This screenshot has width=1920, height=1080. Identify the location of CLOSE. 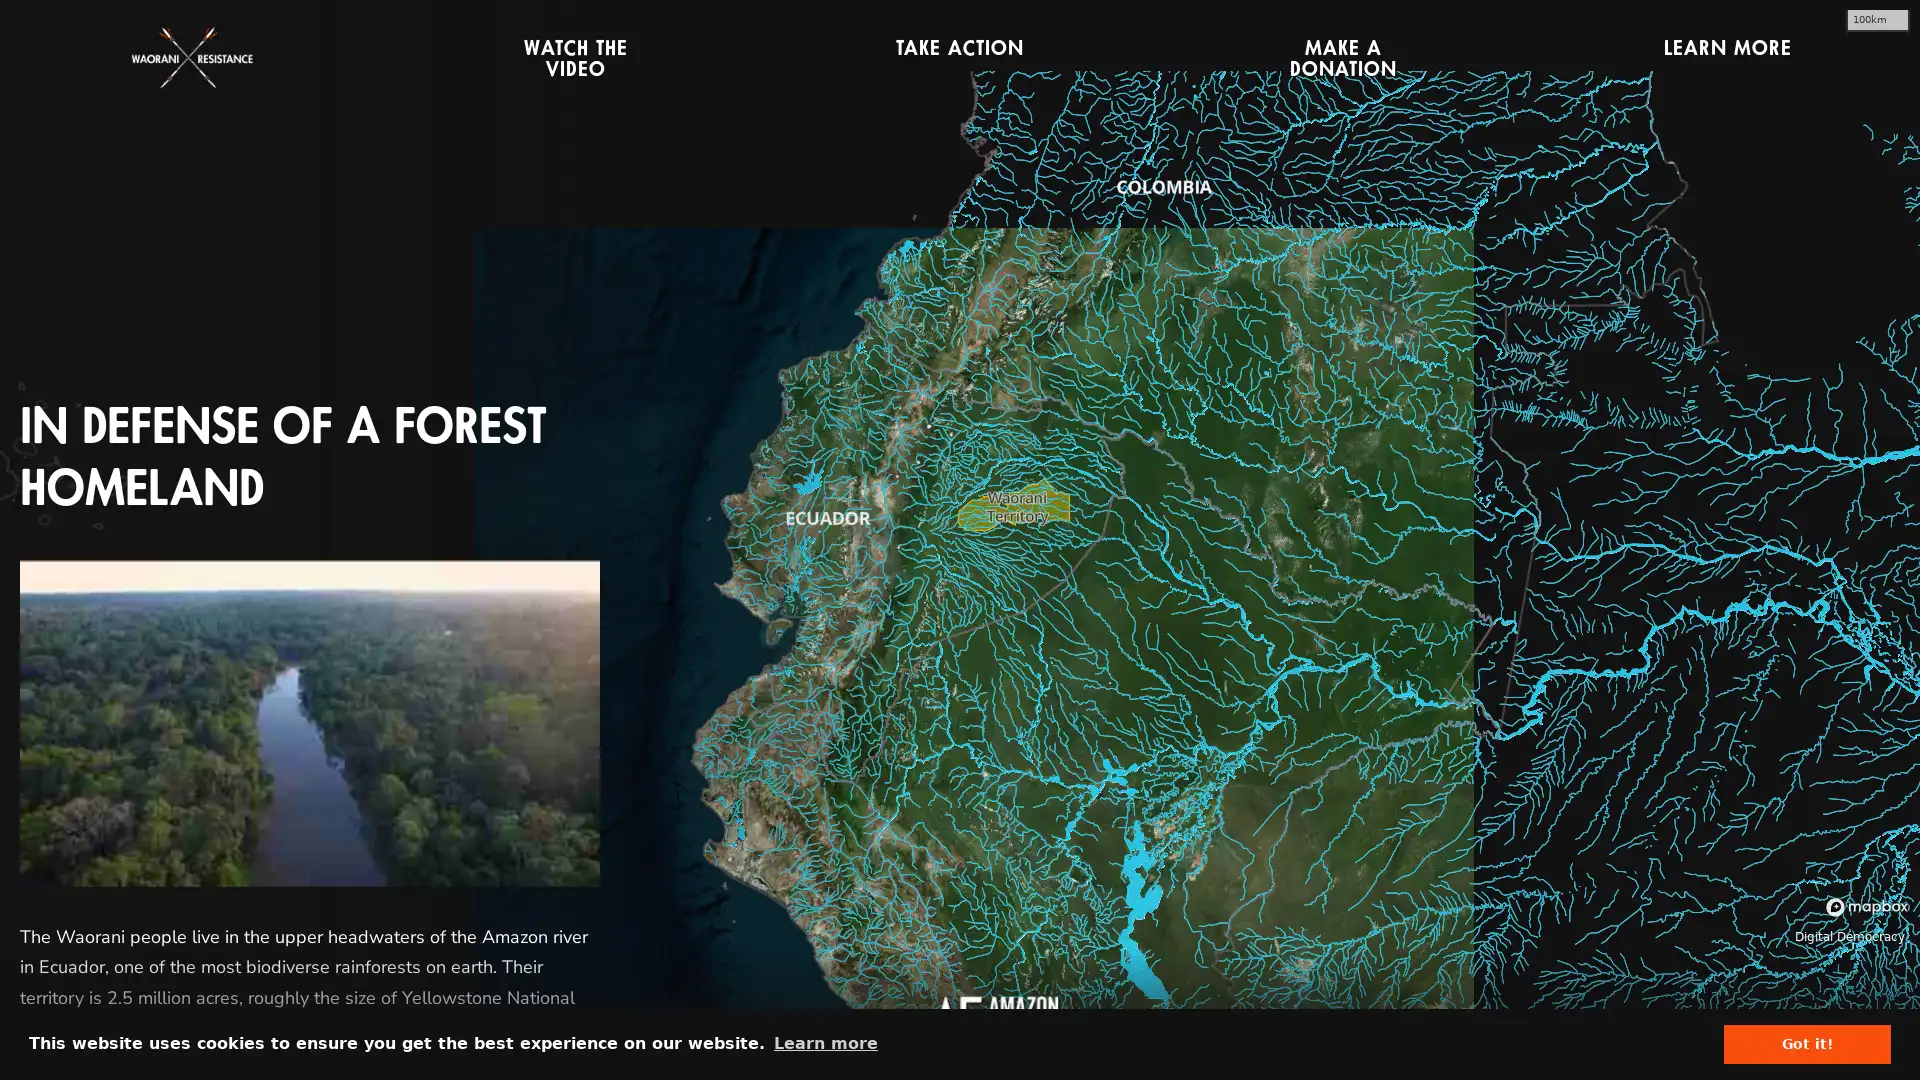
(1587, 128).